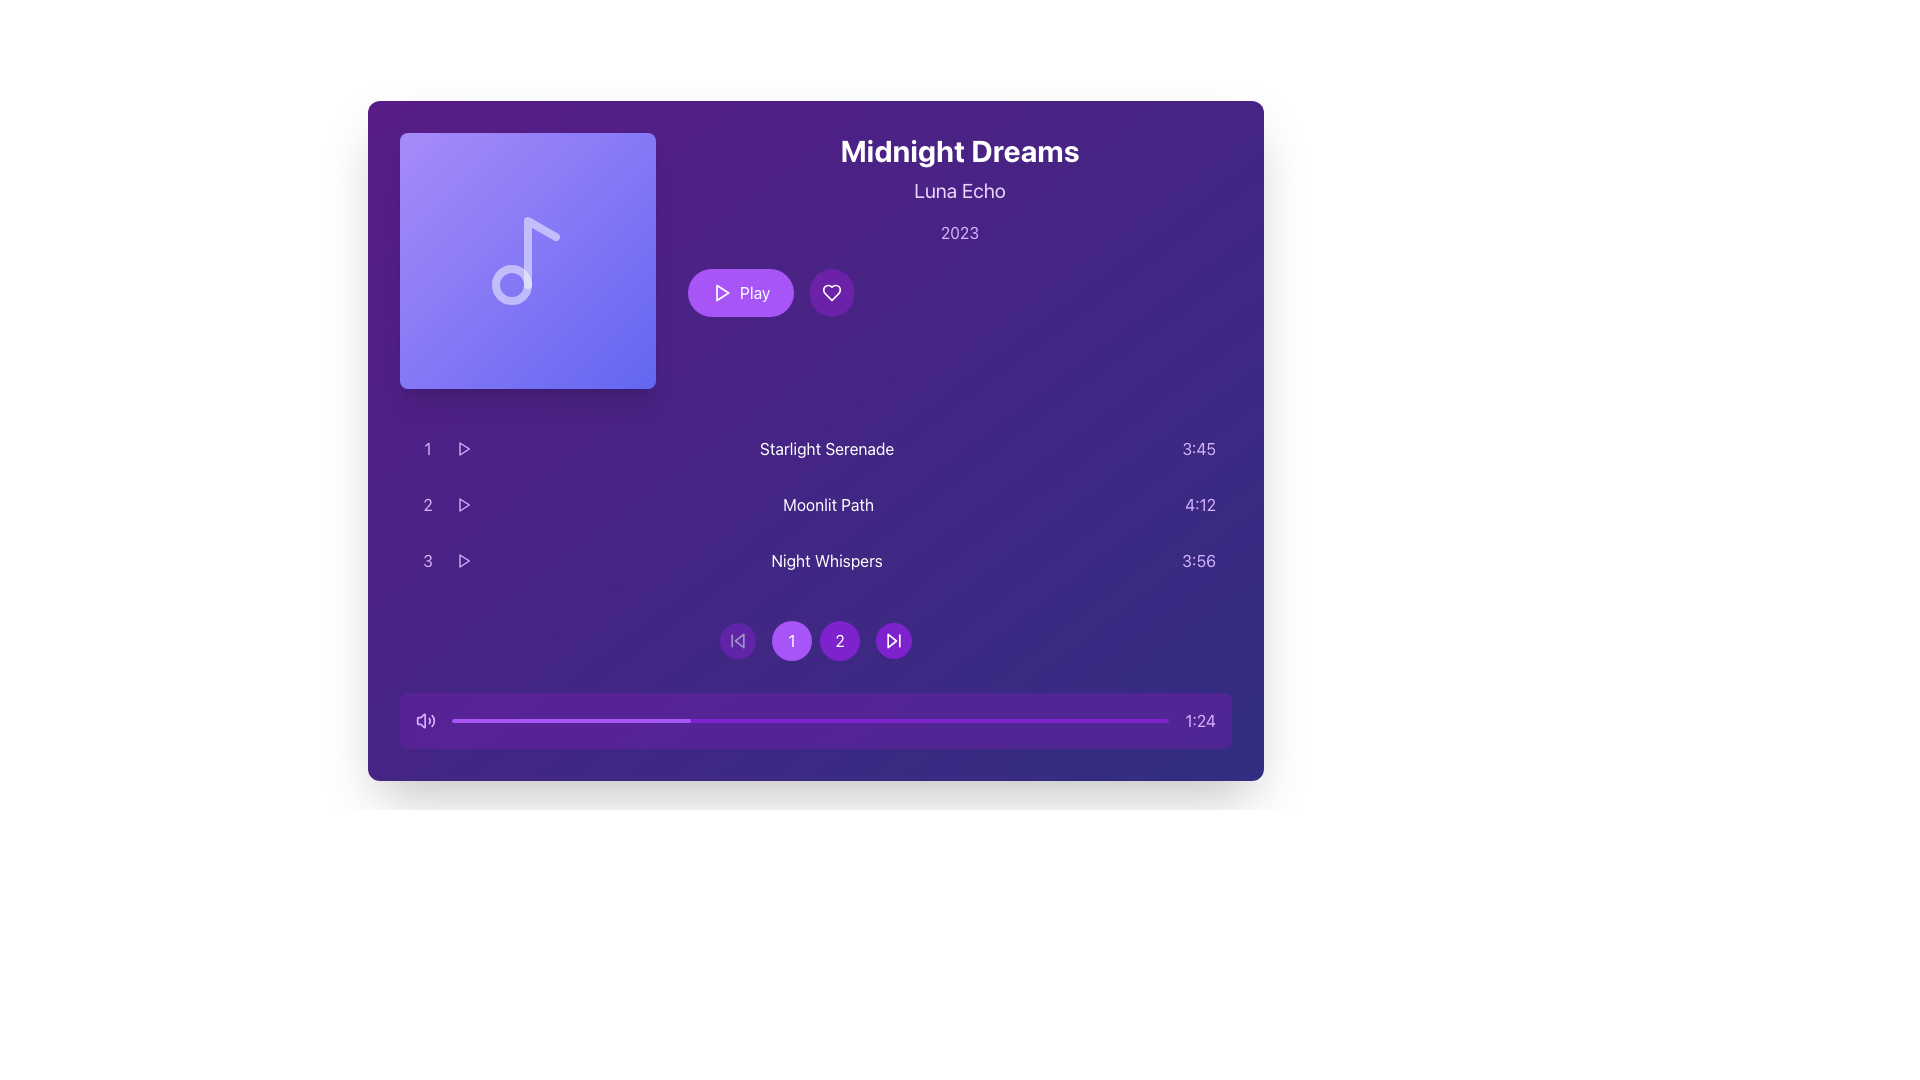 The height and width of the screenshot is (1080, 1920). Describe the element at coordinates (892, 640) in the screenshot. I see `the 'skip forward' button located at the bottom center of the interface, which is the rightmost button in the media control group, within permissible areas` at that location.